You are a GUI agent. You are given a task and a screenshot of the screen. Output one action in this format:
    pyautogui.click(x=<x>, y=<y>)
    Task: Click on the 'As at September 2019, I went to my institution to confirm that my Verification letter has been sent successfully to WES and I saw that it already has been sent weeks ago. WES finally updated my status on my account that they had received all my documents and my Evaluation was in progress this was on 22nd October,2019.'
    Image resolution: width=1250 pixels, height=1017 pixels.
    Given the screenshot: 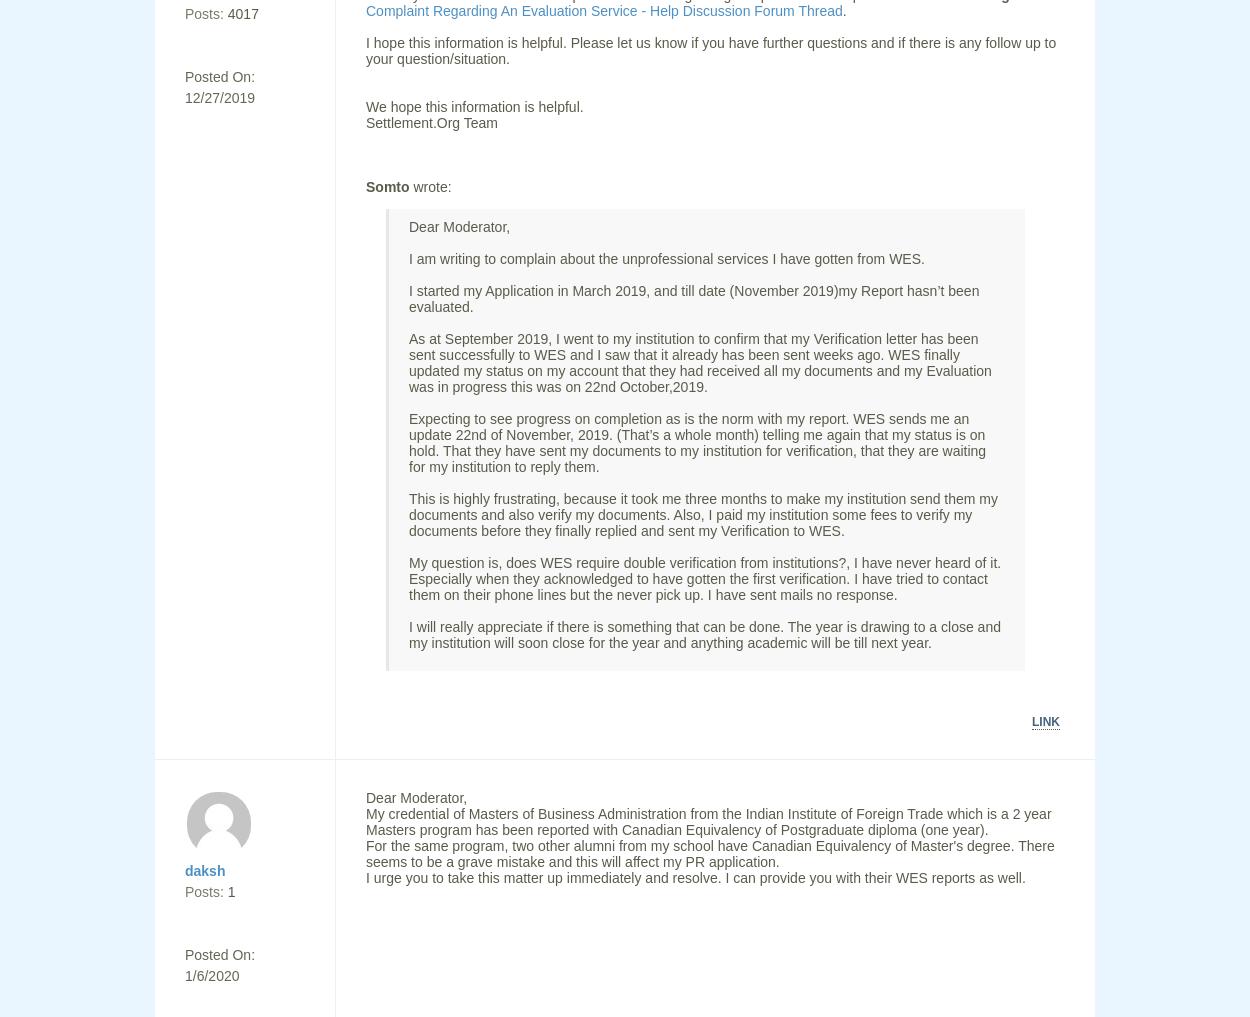 What is the action you would take?
    pyautogui.click(x=699, y=361)
    